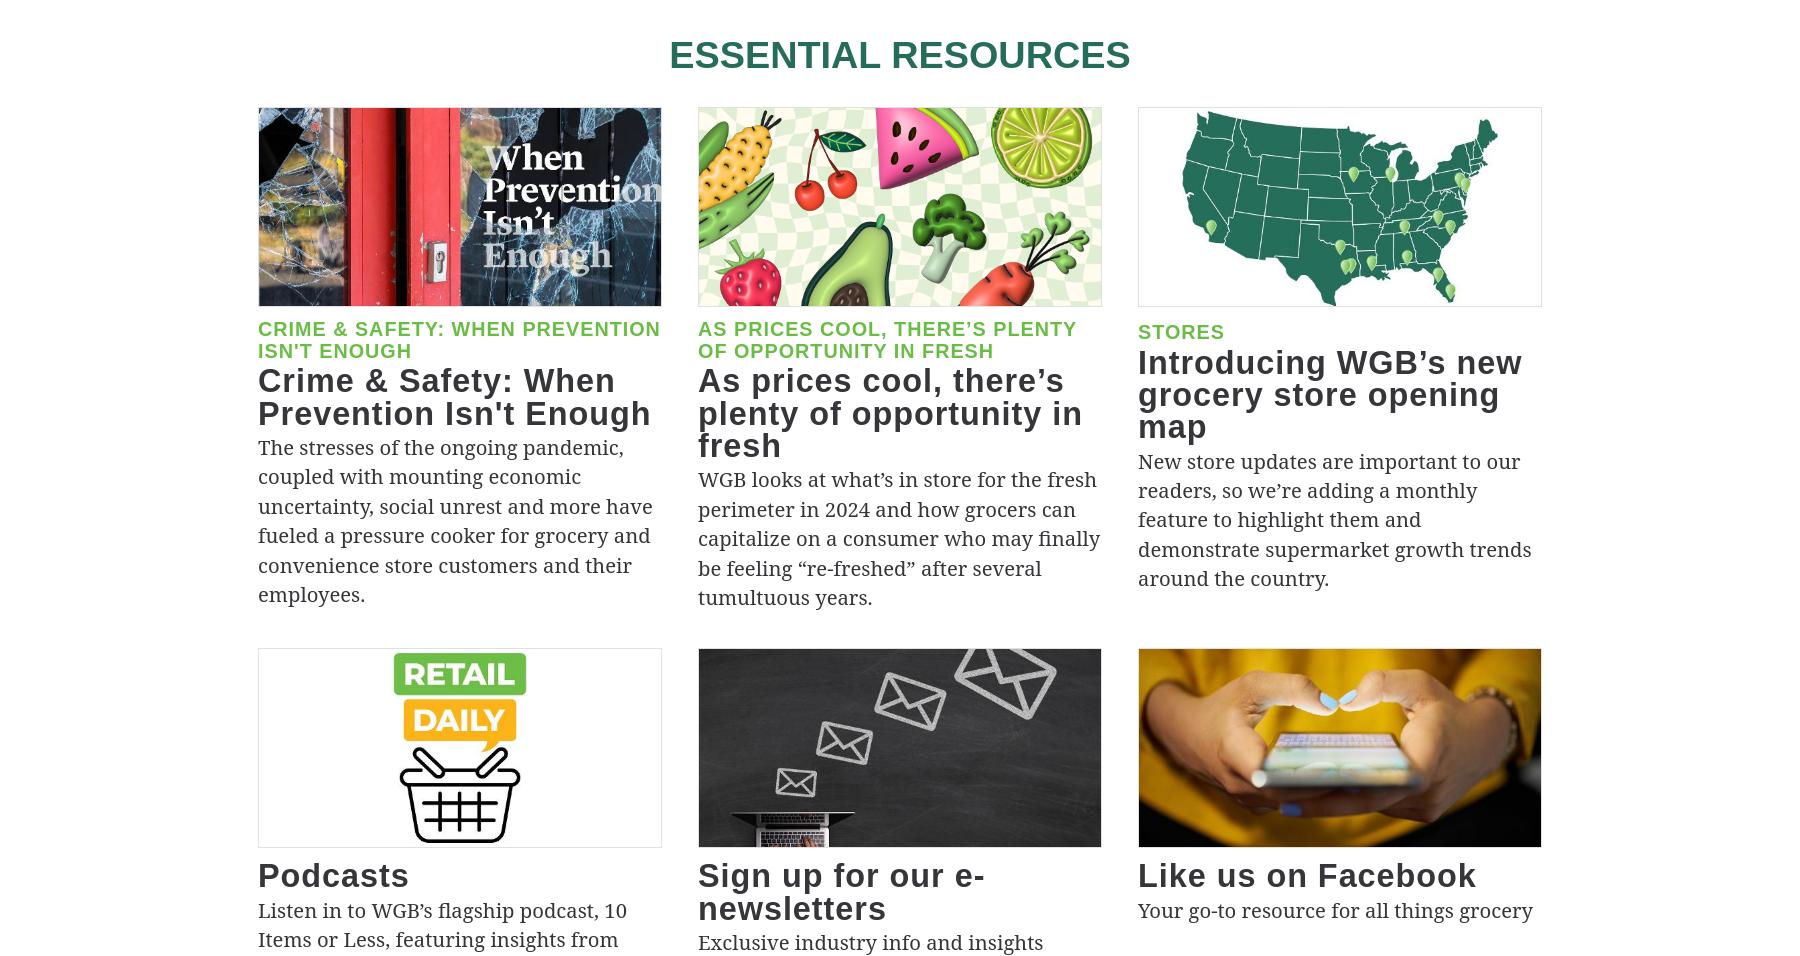 The image size is (1800, 956). I want to click on 'Stores', so click(1179, 329).